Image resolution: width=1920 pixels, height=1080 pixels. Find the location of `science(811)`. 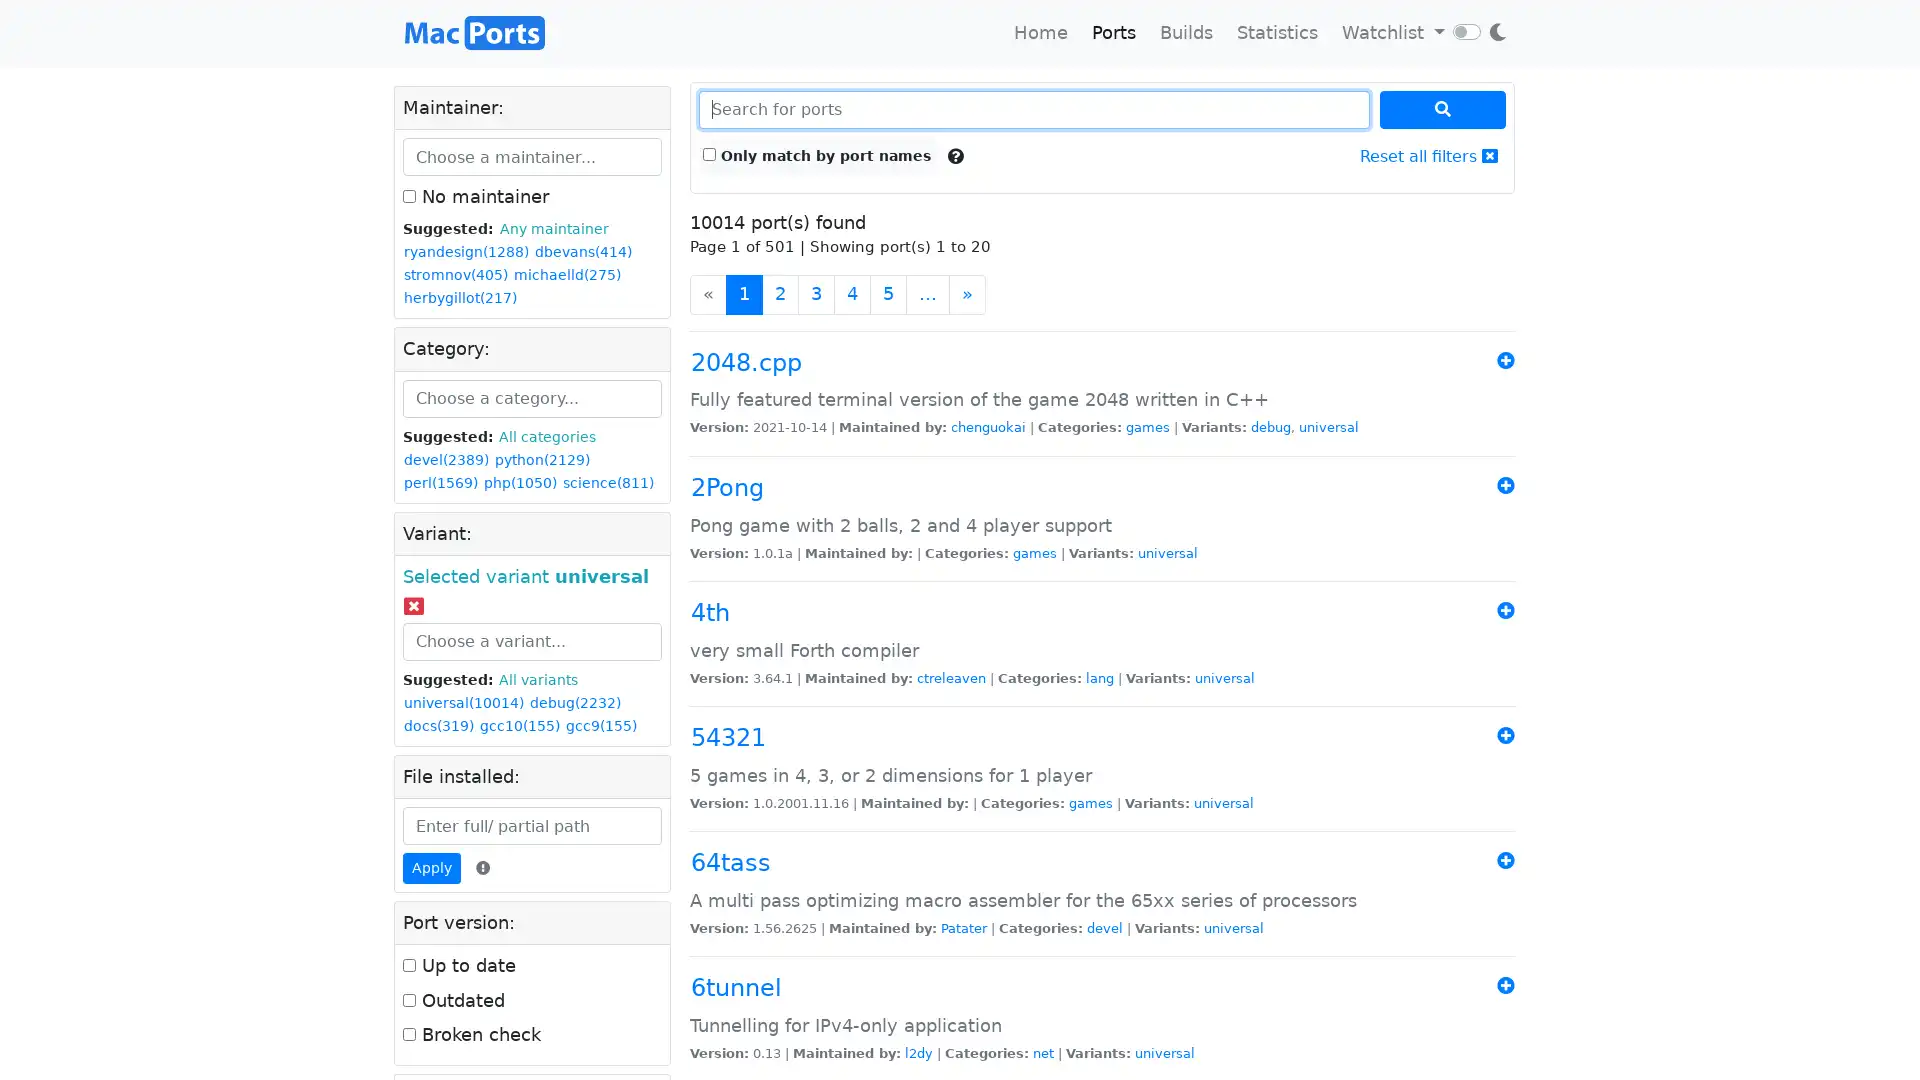

science(811) is located at coordinates (607, 482).